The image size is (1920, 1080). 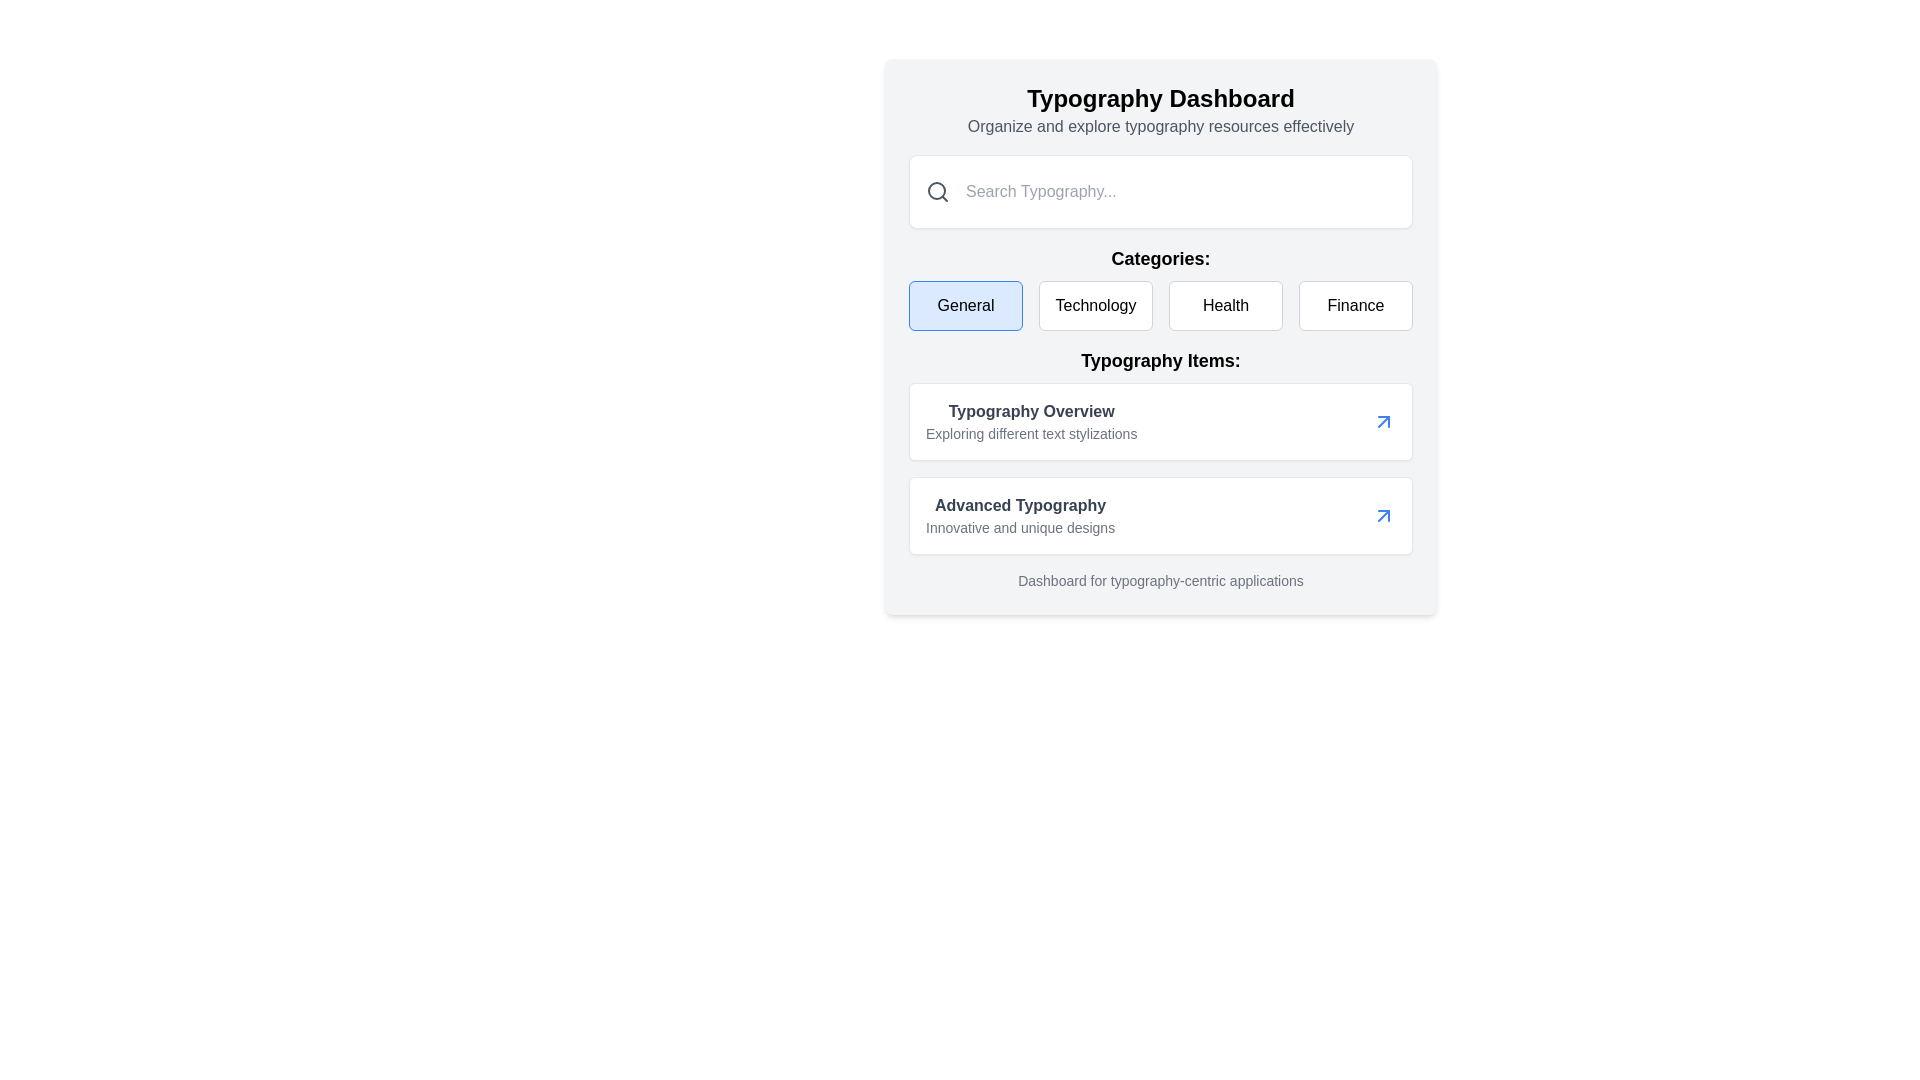 What do you see at coordinates (1094, 305) in the screenshot?
I see `the 'Technology' button, which is the second button in a row of four category buttons` at bounding box center [1094, 305].